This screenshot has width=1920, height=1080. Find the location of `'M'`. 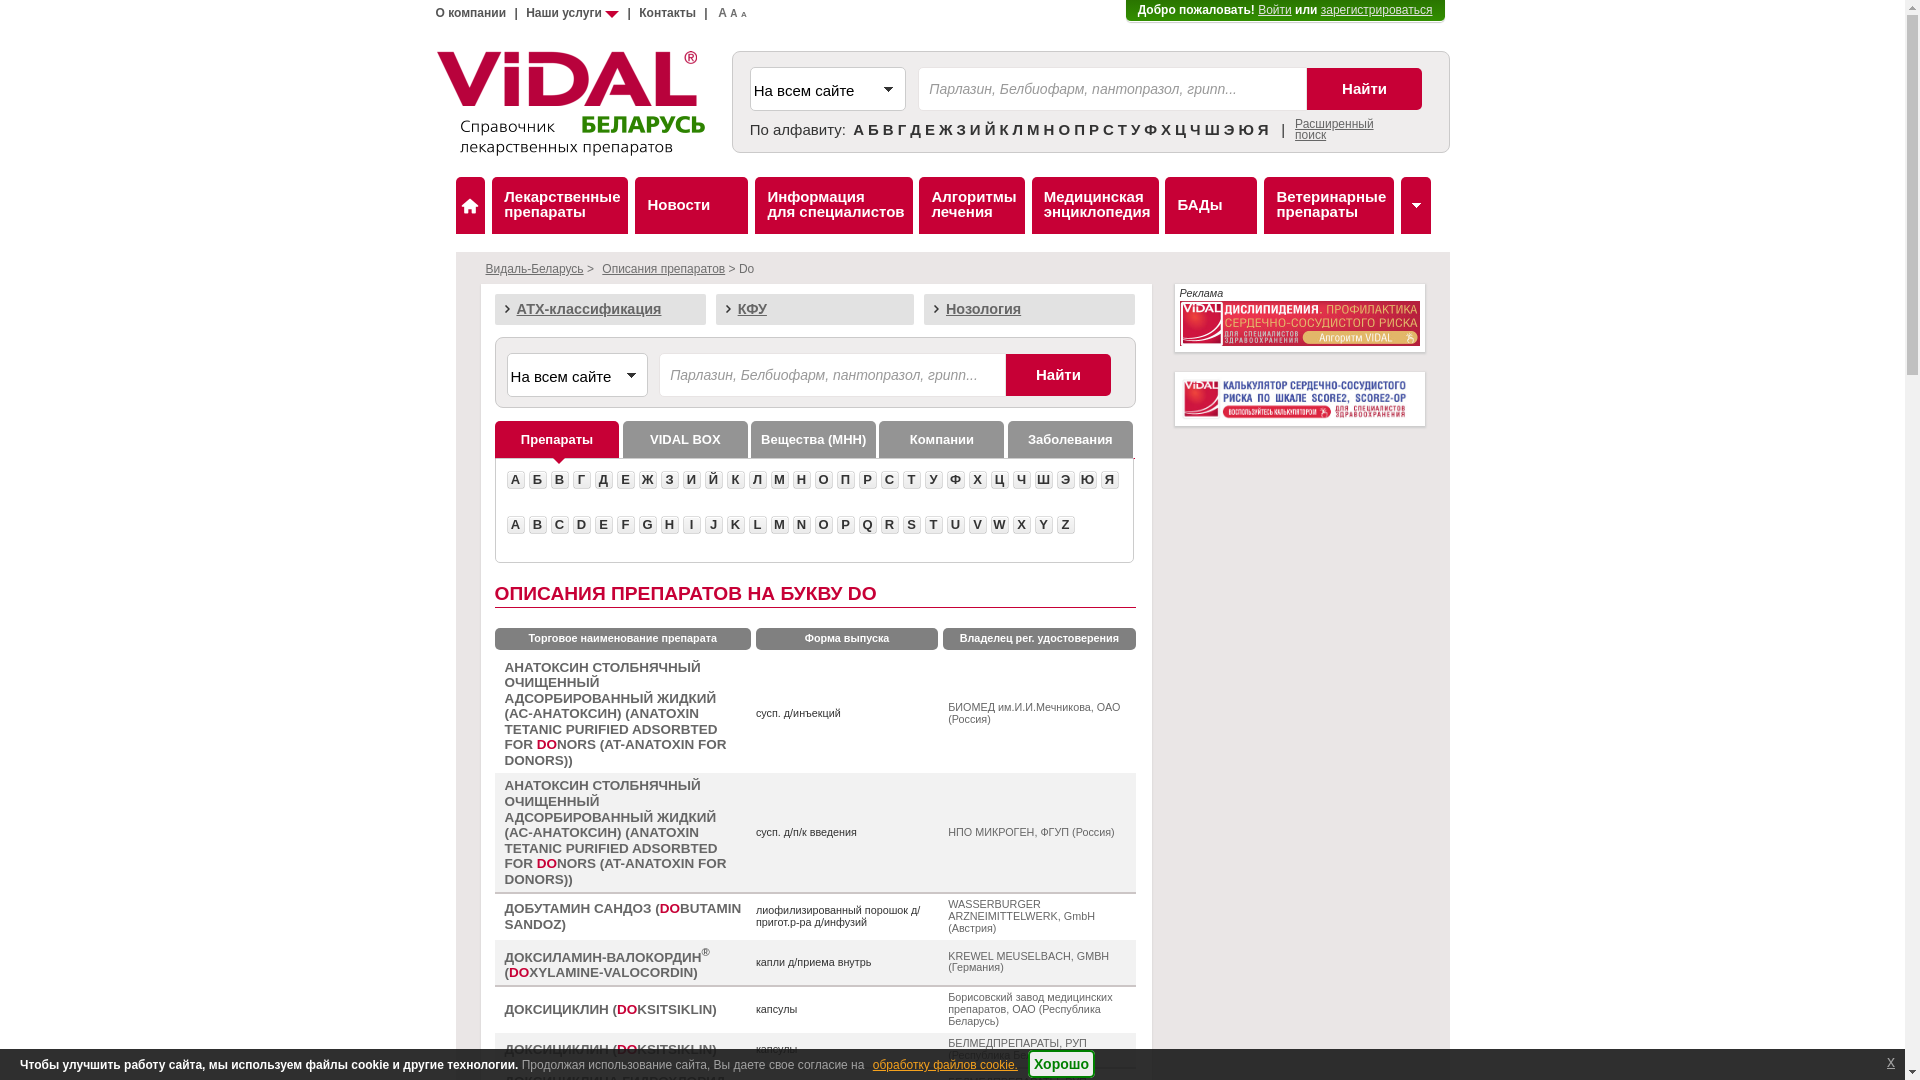

'M' is located at coordinates (777, 523).